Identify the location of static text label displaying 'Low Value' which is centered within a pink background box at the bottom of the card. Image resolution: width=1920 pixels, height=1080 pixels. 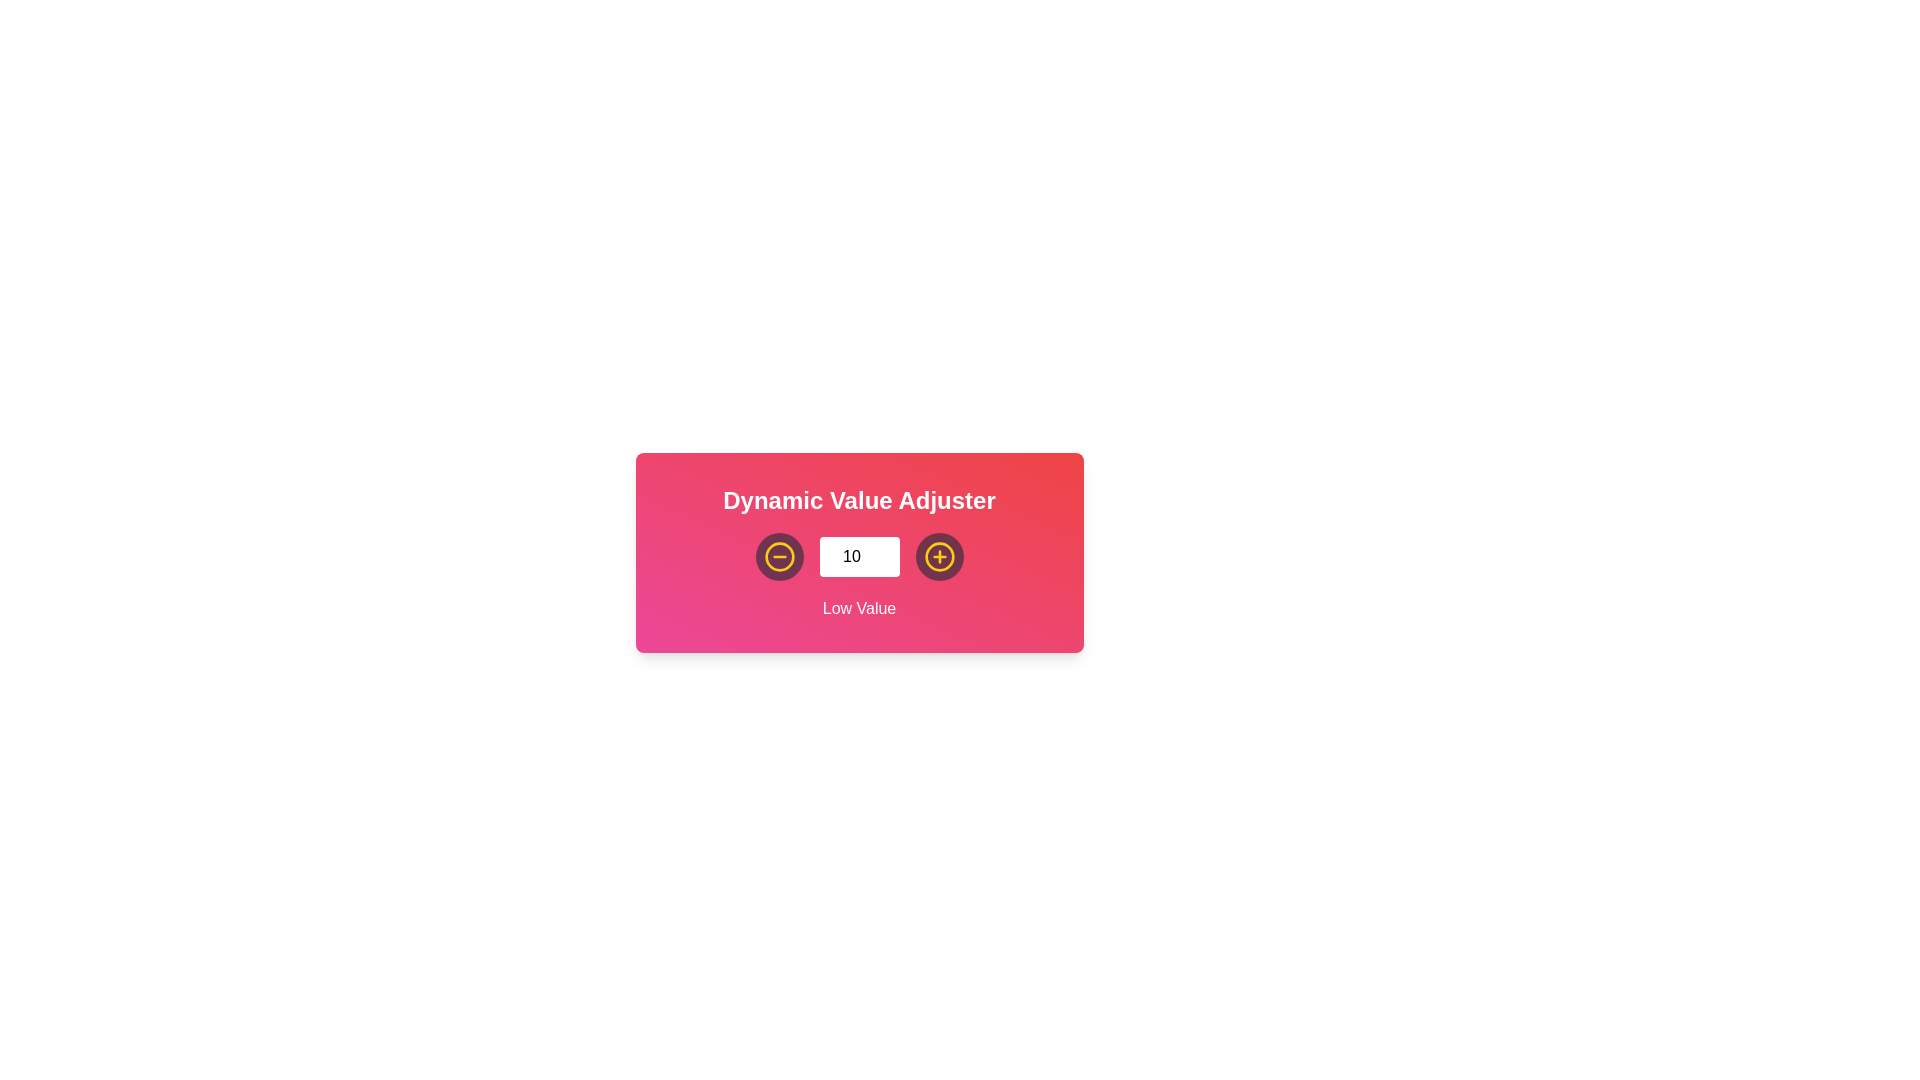
(859, 608).